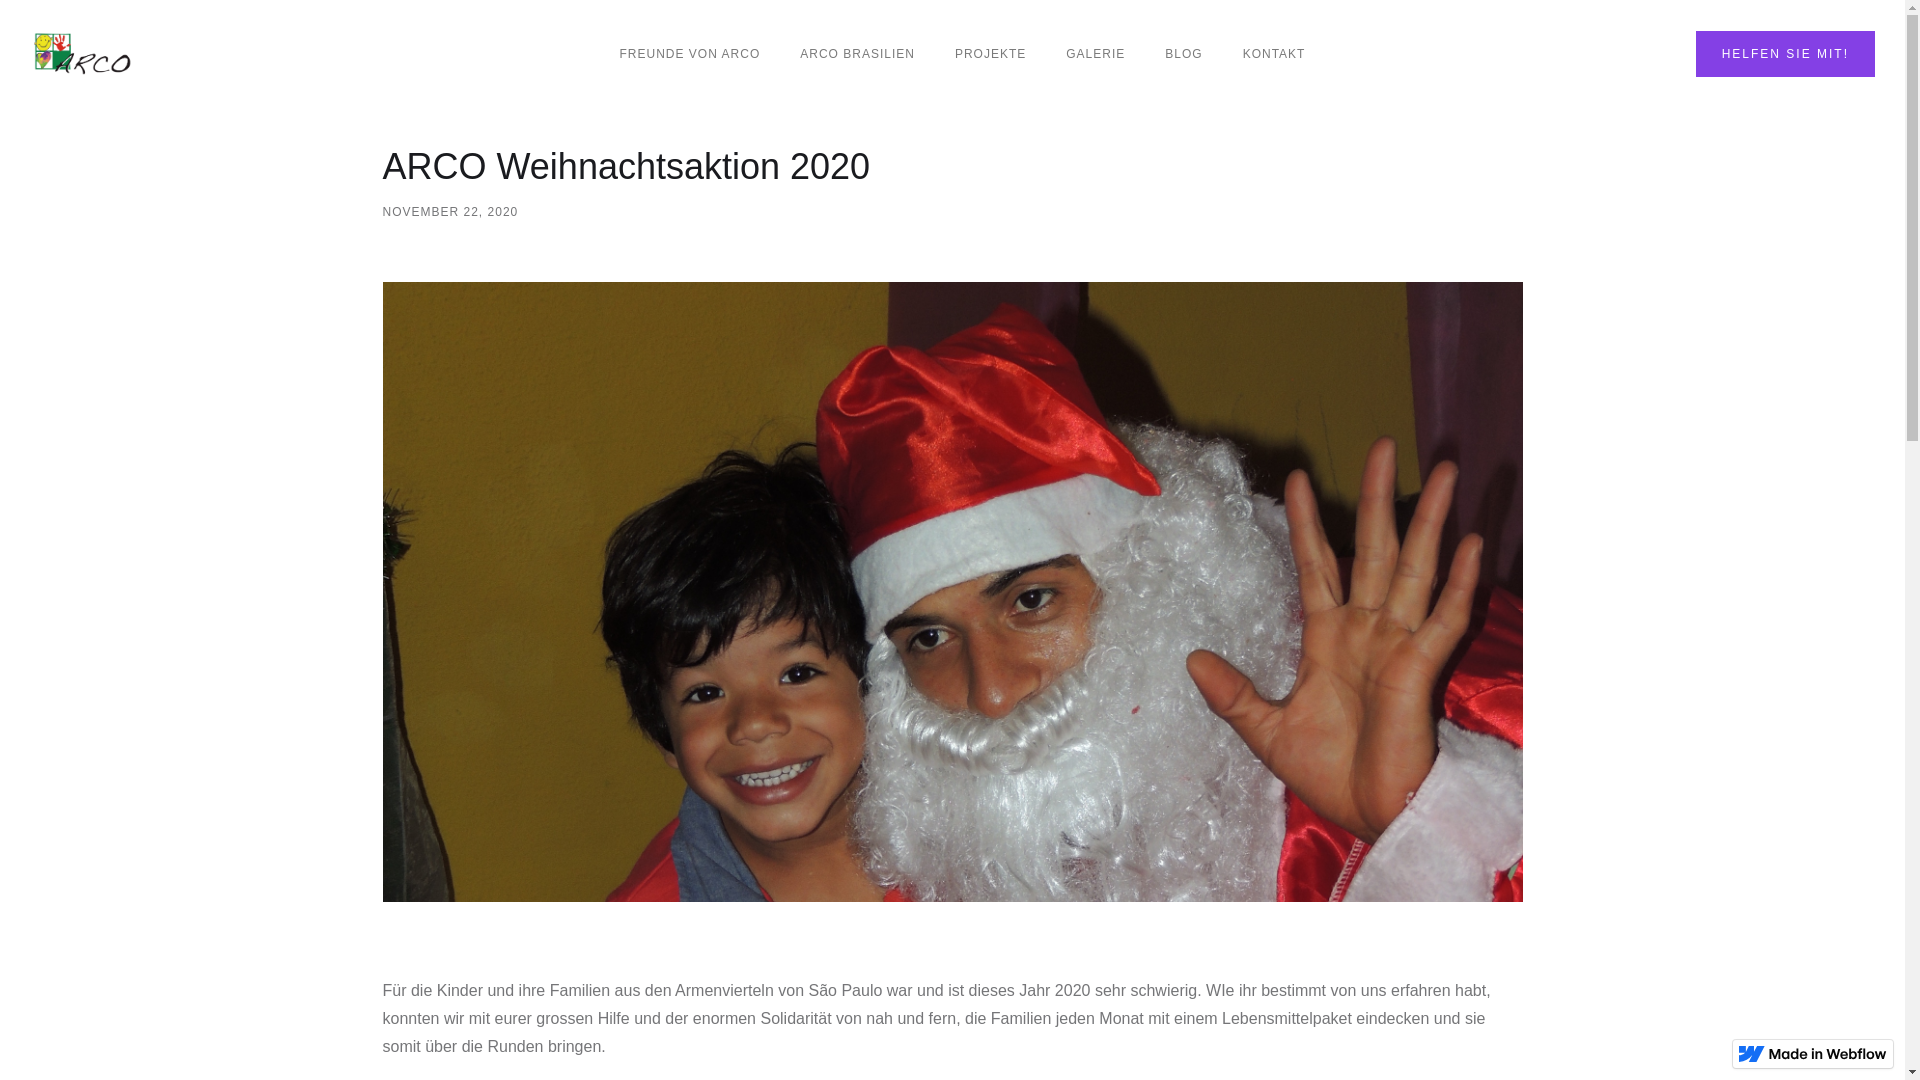 Image resolution: width=1920 pixels, height=1080 pixels. I want to click on 'PROJEKTE', so click(990, 53).